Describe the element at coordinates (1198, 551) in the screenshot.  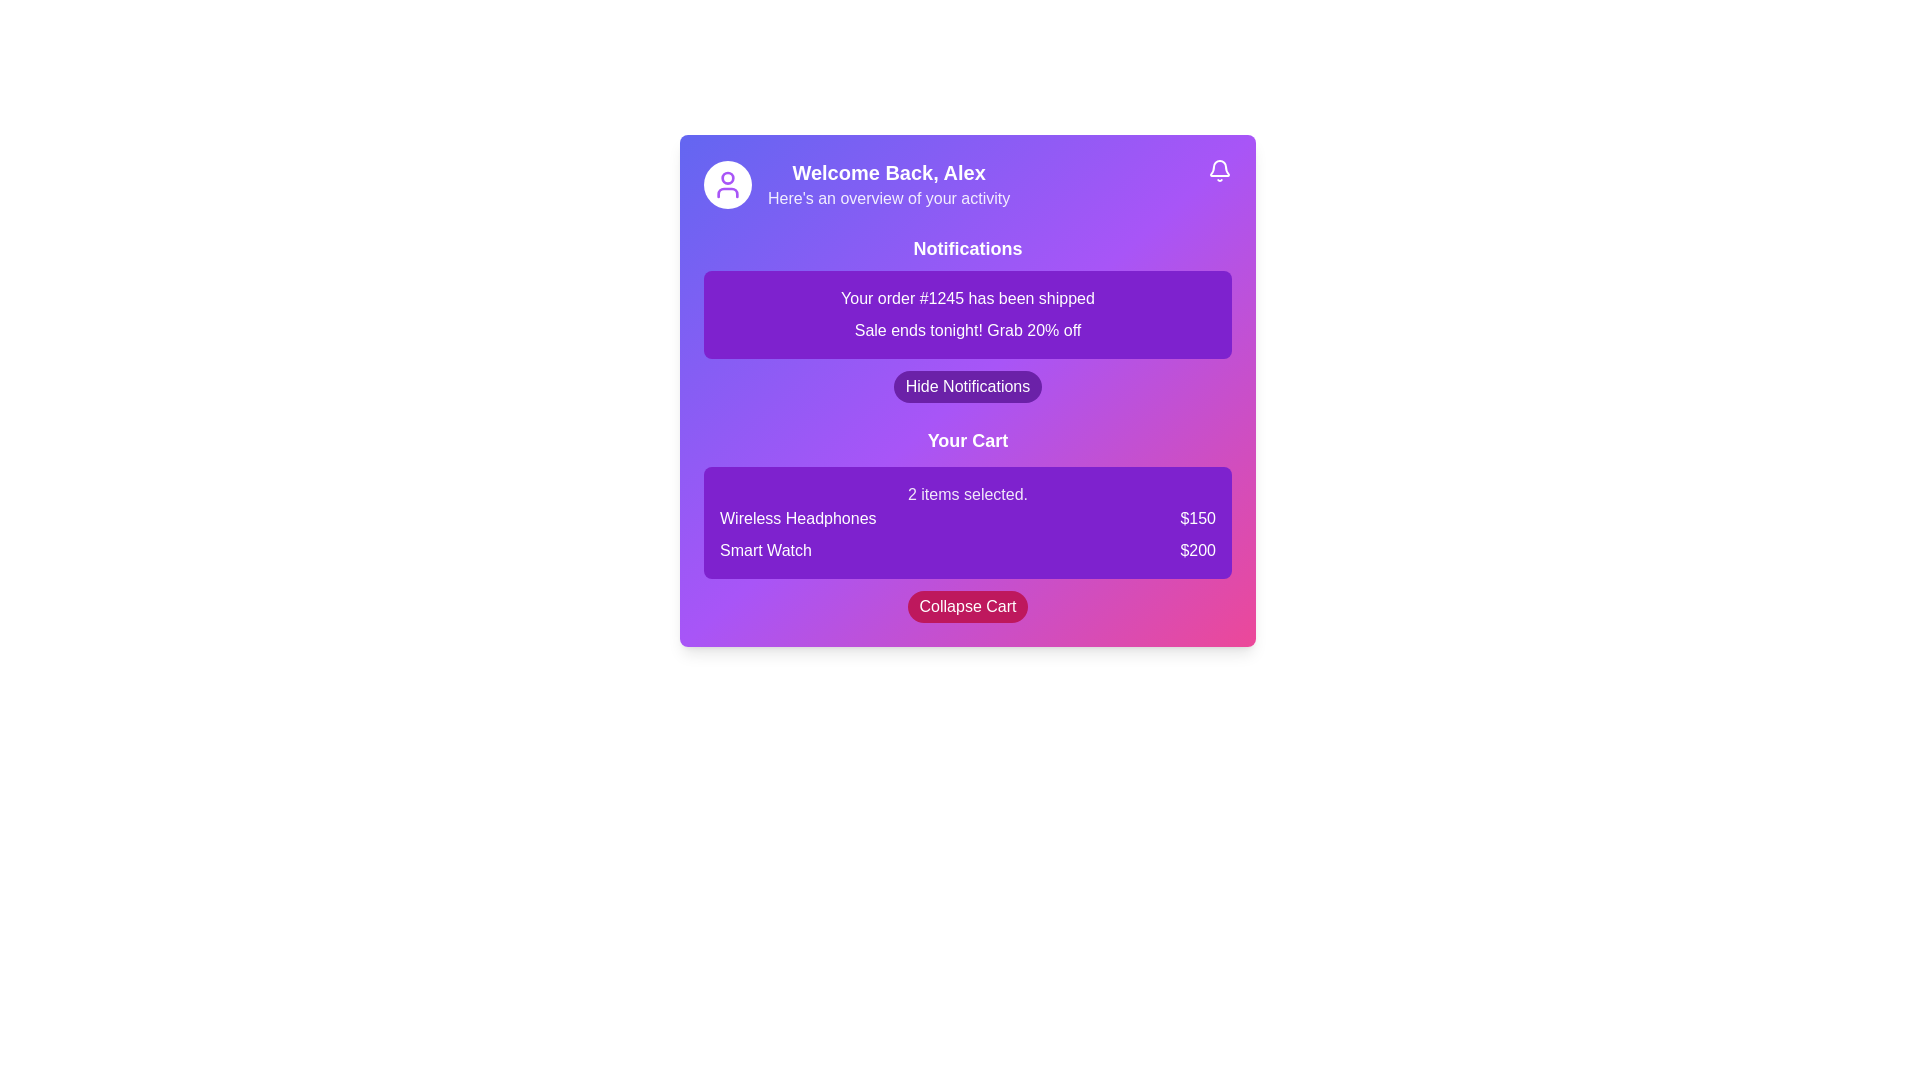
I see `price information displayed in the white text label showing '$200', which is located in the bottom-right section of the 'Your Cart' area, next to the 'Smart Watch' item` at that location.